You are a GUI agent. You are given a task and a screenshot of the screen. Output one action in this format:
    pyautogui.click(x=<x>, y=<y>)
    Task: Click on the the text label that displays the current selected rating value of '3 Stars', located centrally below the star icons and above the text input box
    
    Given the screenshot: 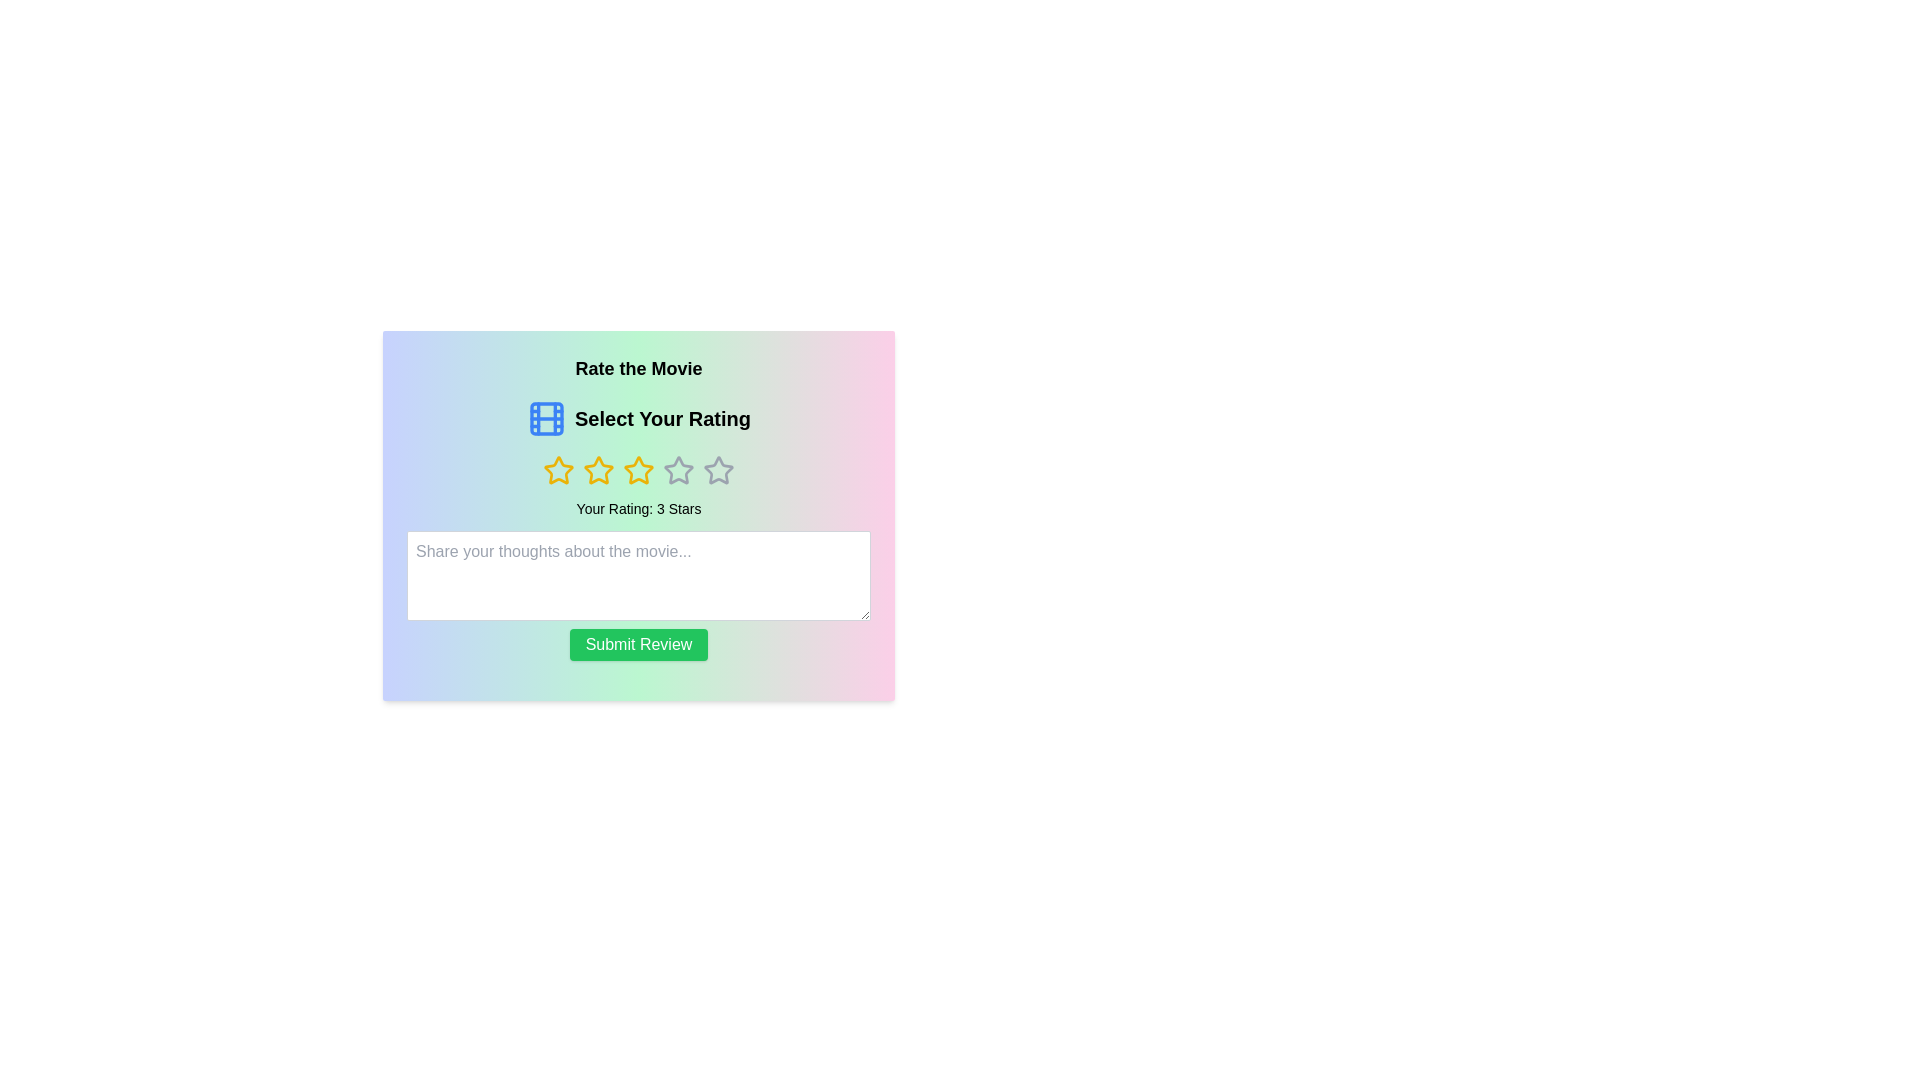 What is the action you would take?
    pyautogui.click(x=637, y=508)
    